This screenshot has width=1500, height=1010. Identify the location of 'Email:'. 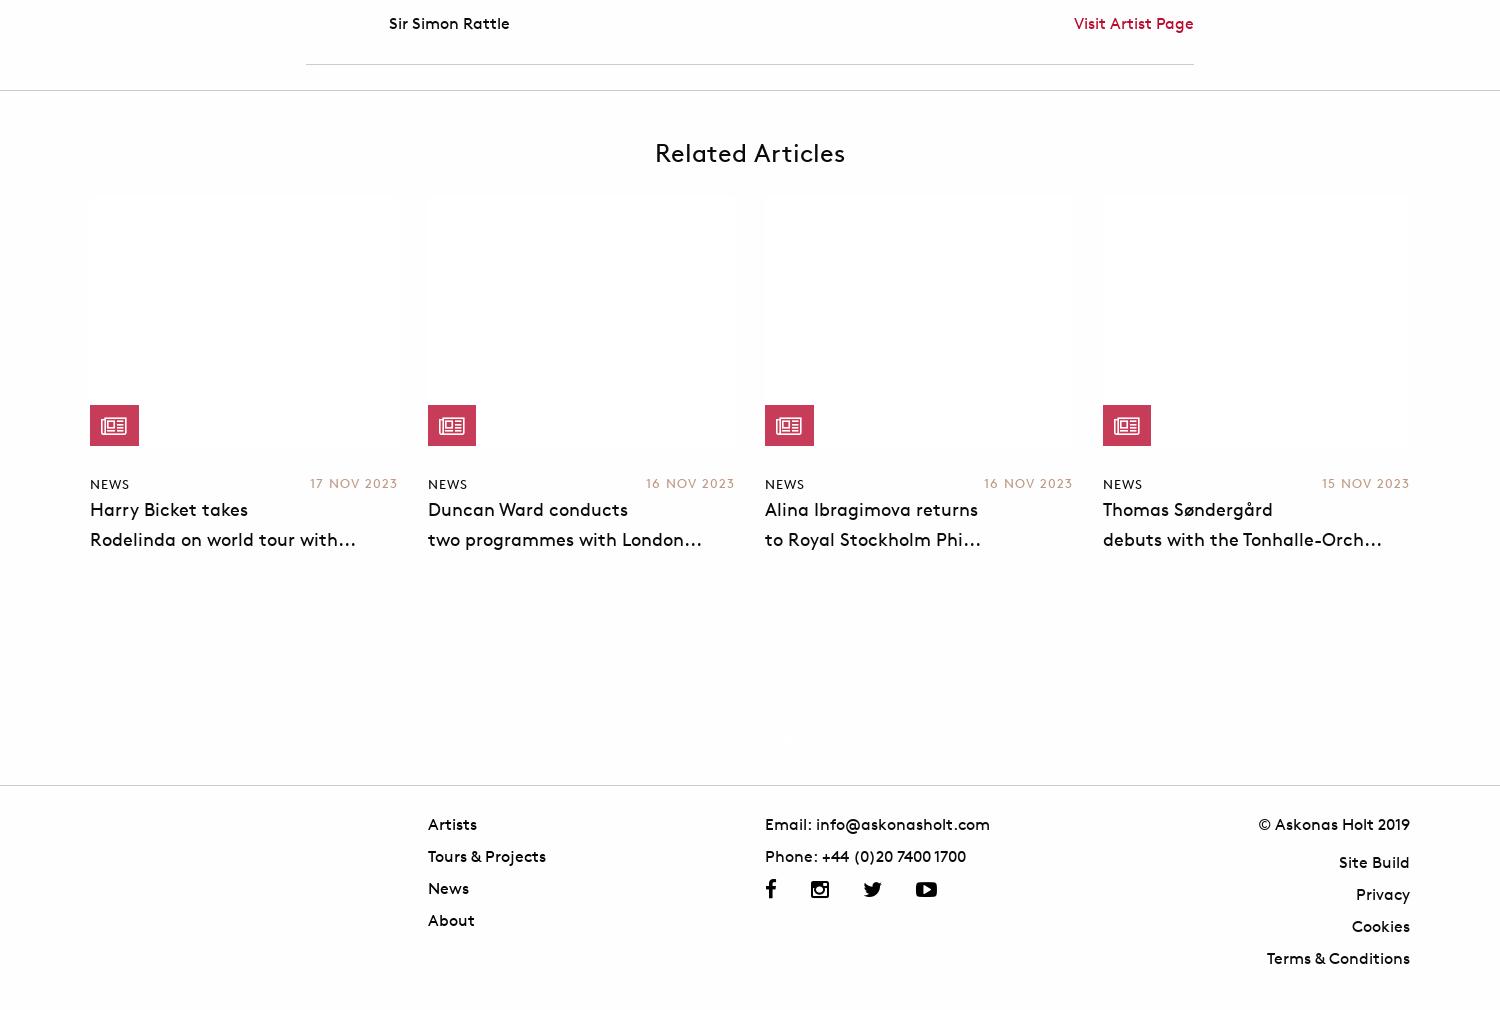
(790, 823).